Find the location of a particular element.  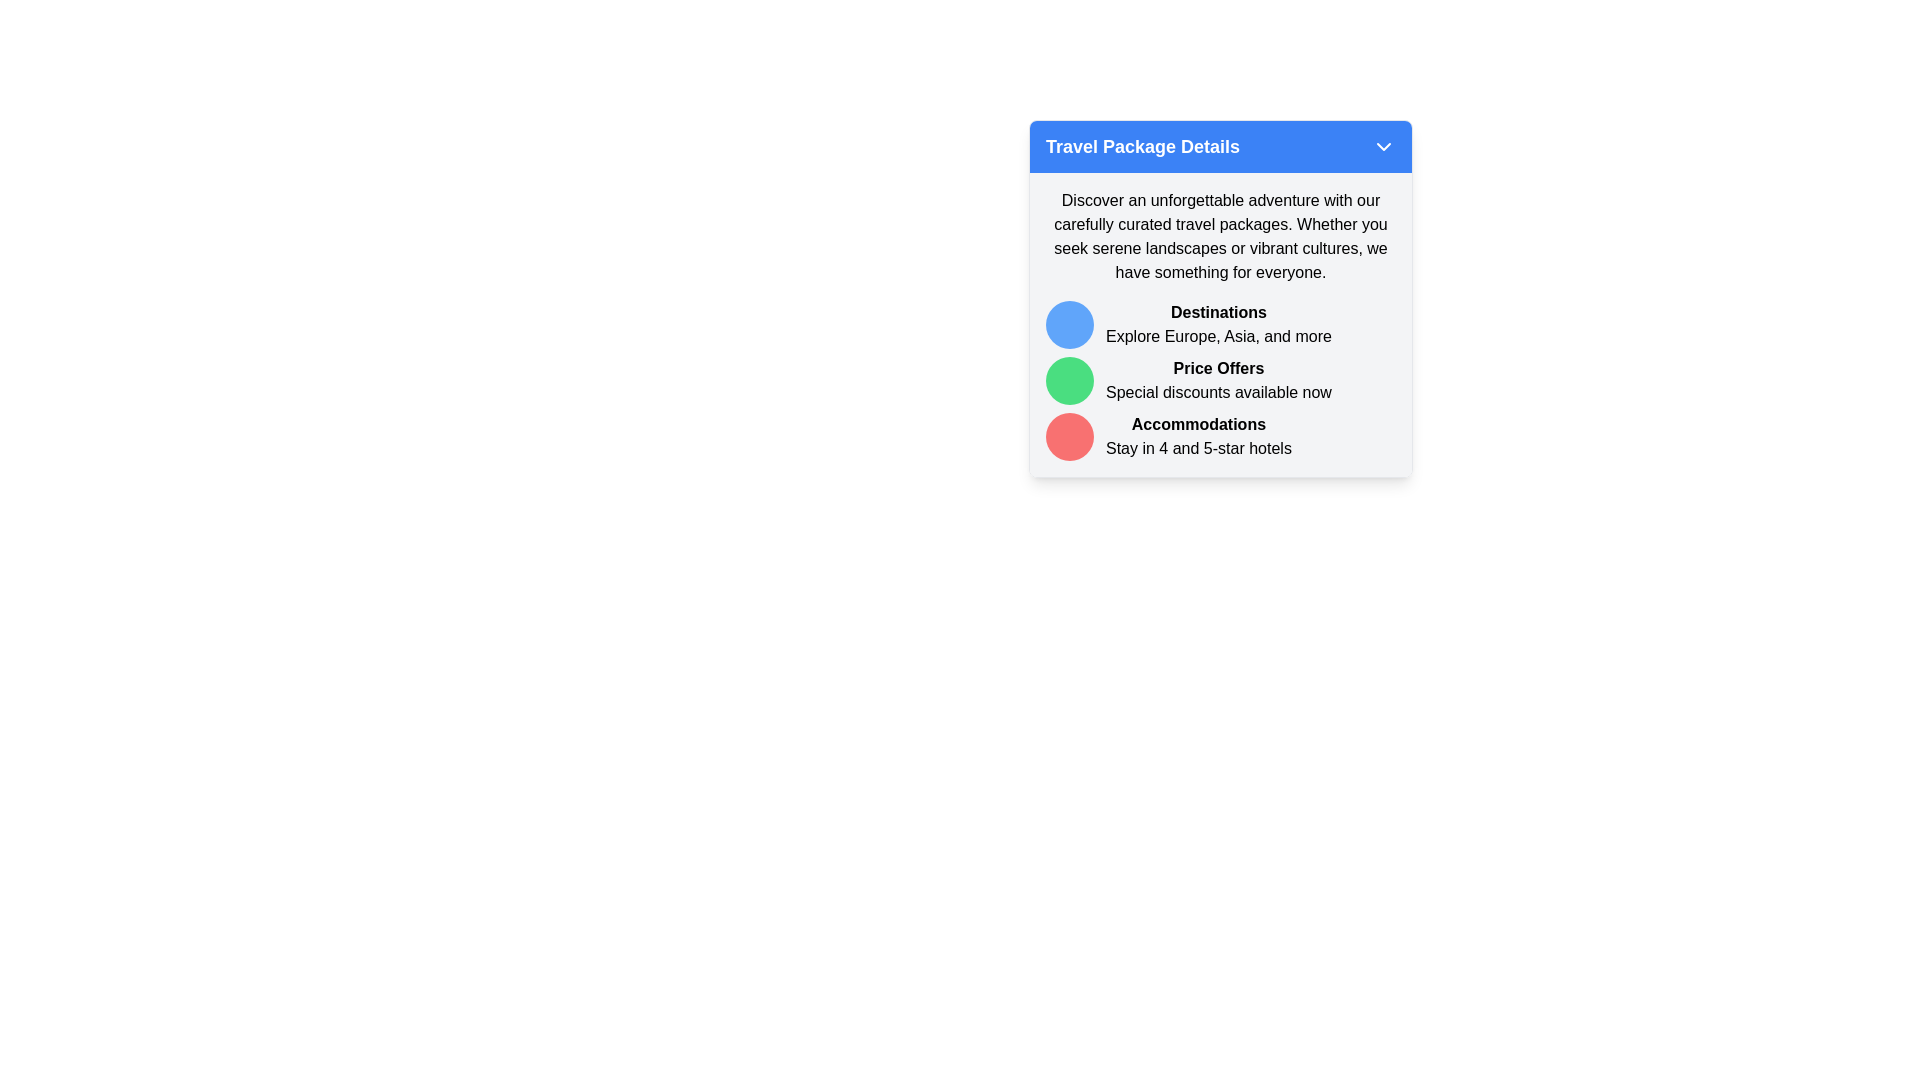

the travel package details section is located at coordinates (1219, 381).